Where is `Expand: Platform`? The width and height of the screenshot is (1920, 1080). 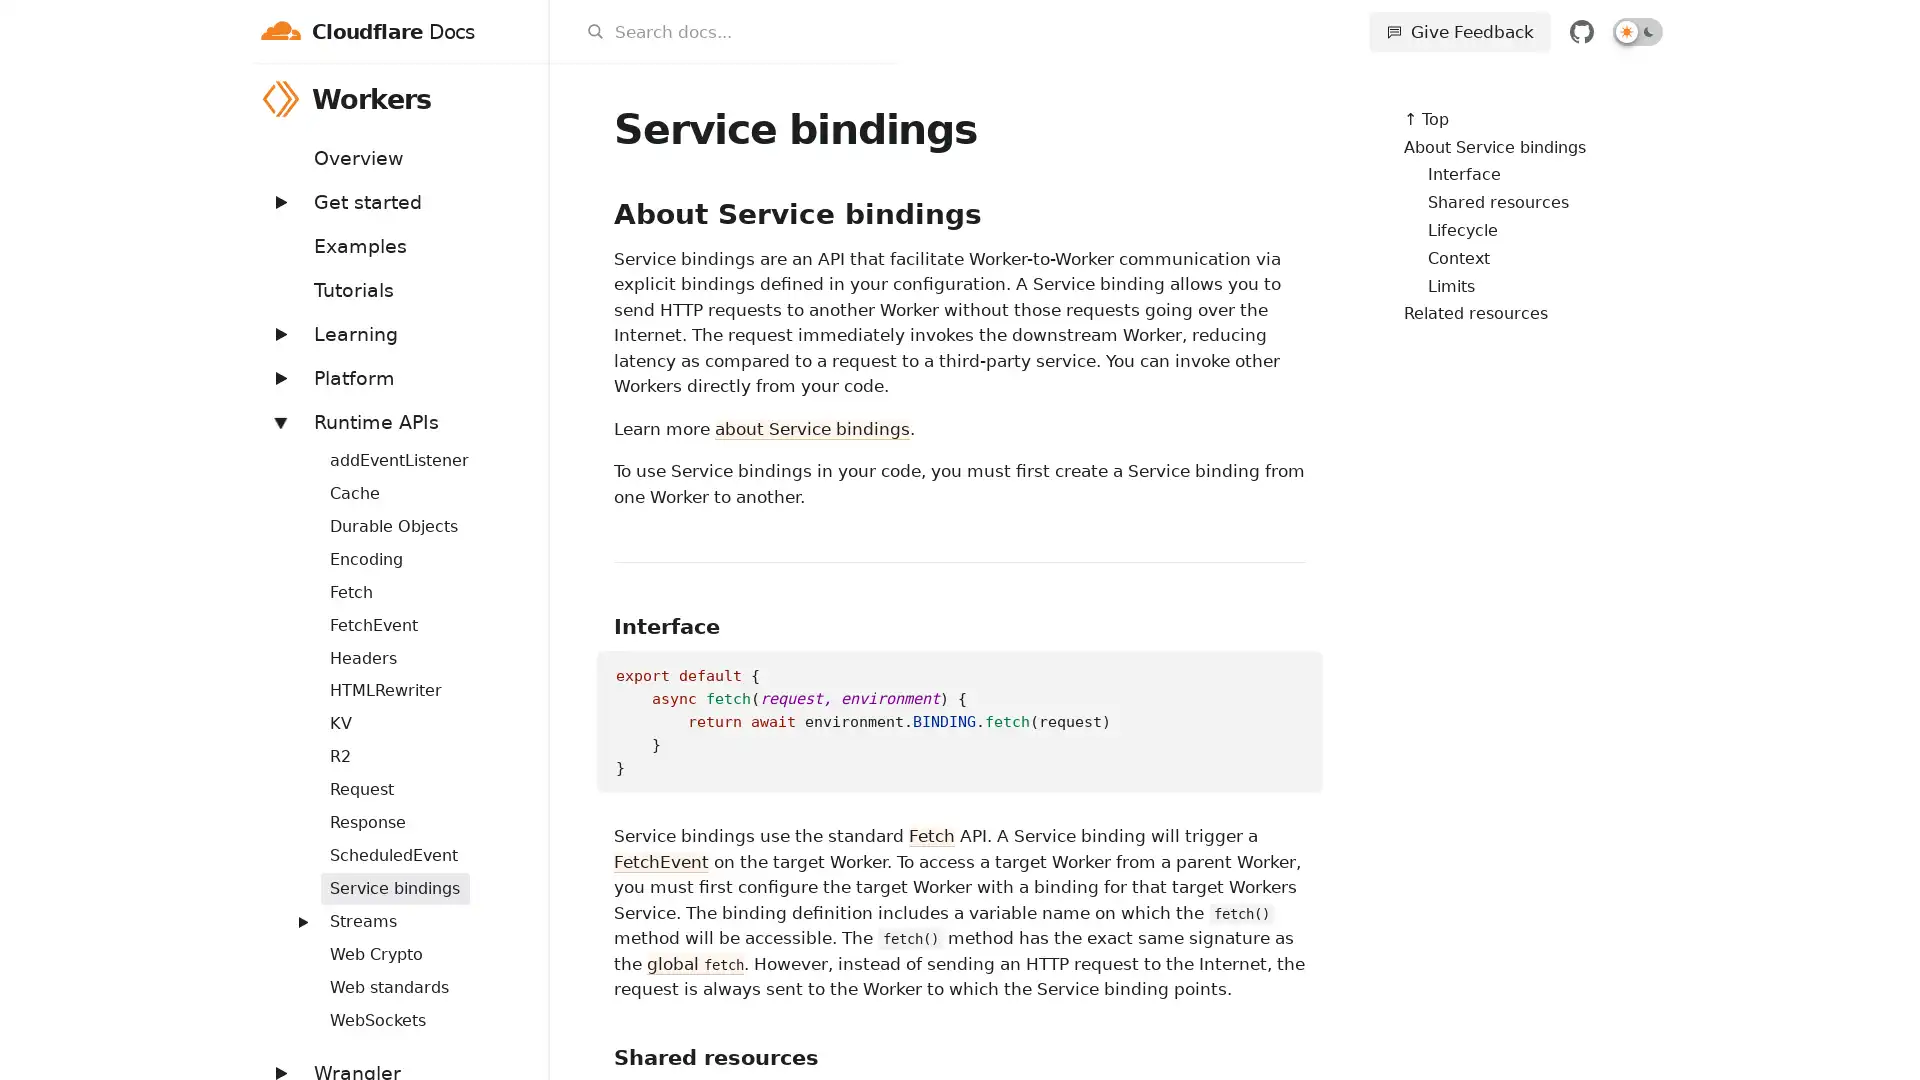
Expand: Platform is located at coordinates (278, 377).